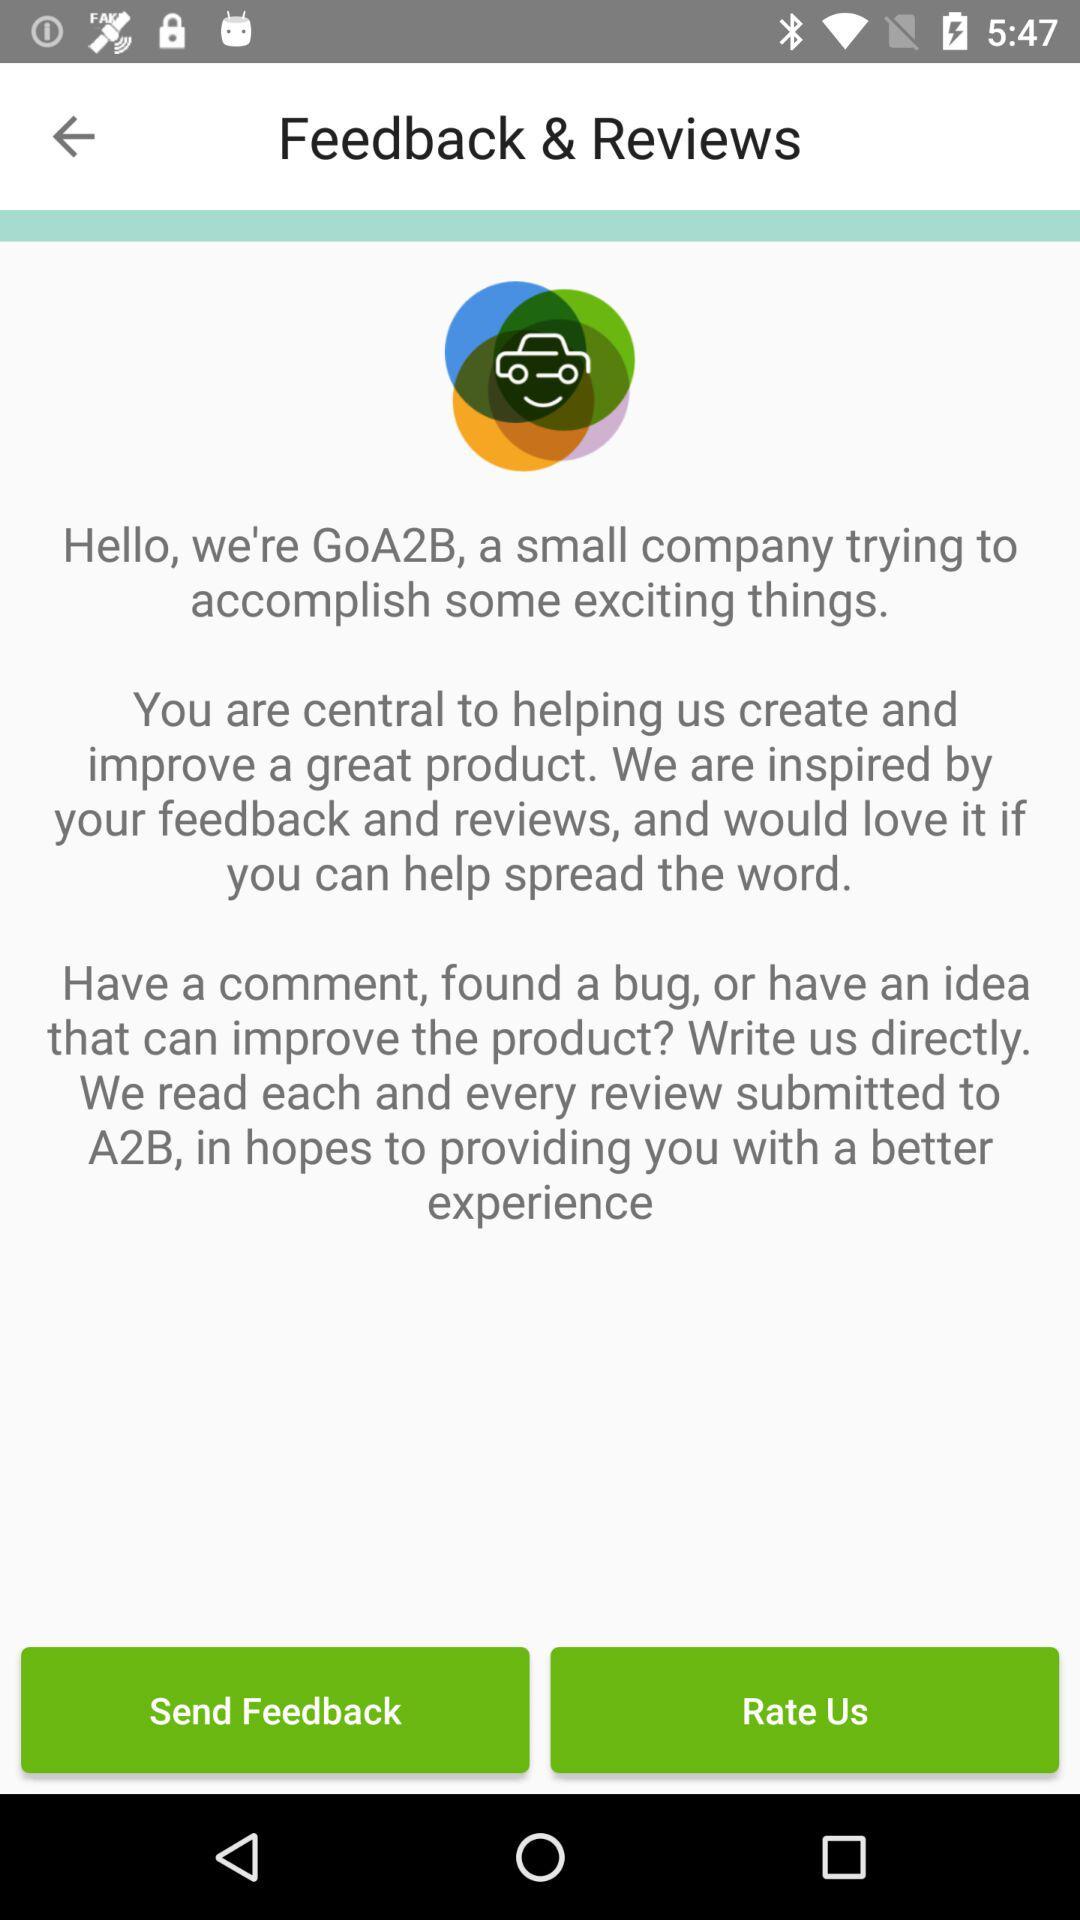  What do you see at coordinates (803, 1708) in the screenshot?
I see `icon to the right of send feedback` at bounding box center [803, 1708].